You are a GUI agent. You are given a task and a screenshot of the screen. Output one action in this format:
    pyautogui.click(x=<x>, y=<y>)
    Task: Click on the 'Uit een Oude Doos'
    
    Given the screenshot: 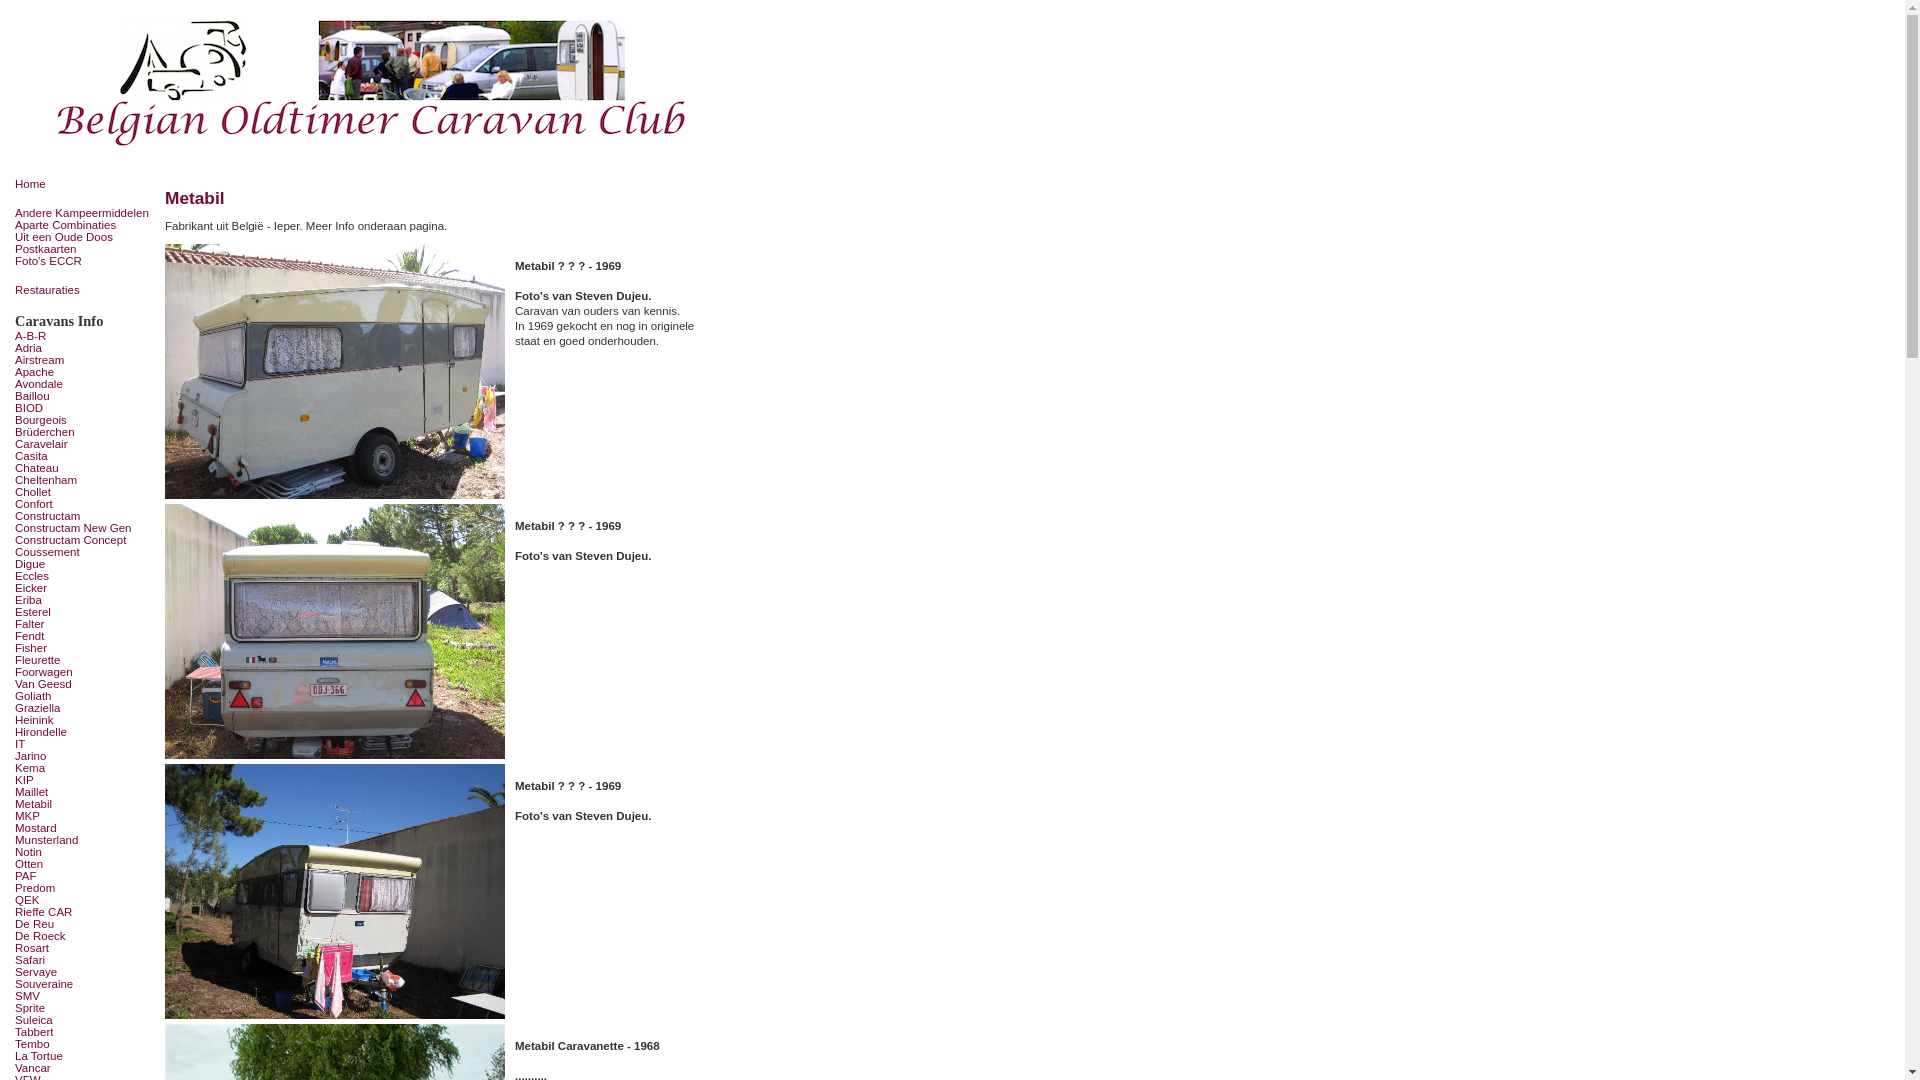 What is the action you would take?
    pyautogui.click(x=14, y=235)
    